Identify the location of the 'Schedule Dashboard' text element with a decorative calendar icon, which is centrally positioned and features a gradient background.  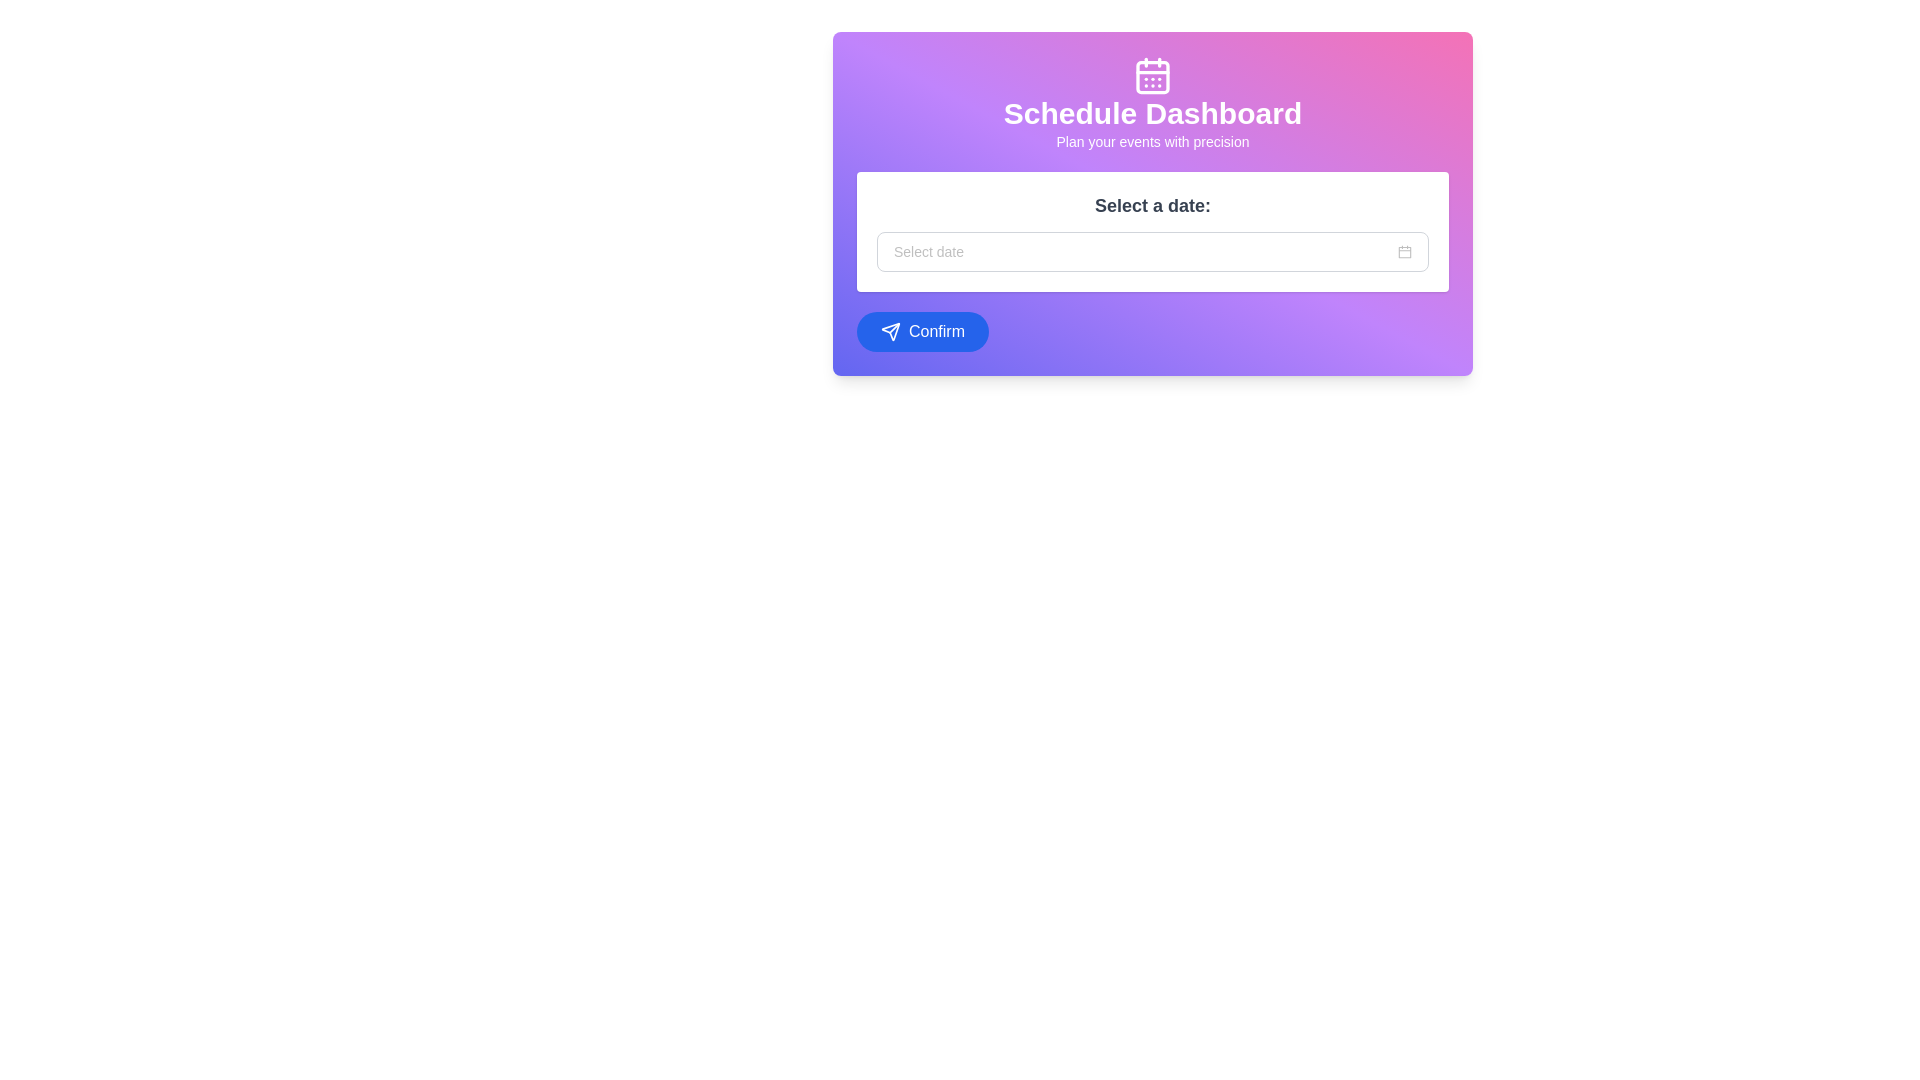
(1152, 104).